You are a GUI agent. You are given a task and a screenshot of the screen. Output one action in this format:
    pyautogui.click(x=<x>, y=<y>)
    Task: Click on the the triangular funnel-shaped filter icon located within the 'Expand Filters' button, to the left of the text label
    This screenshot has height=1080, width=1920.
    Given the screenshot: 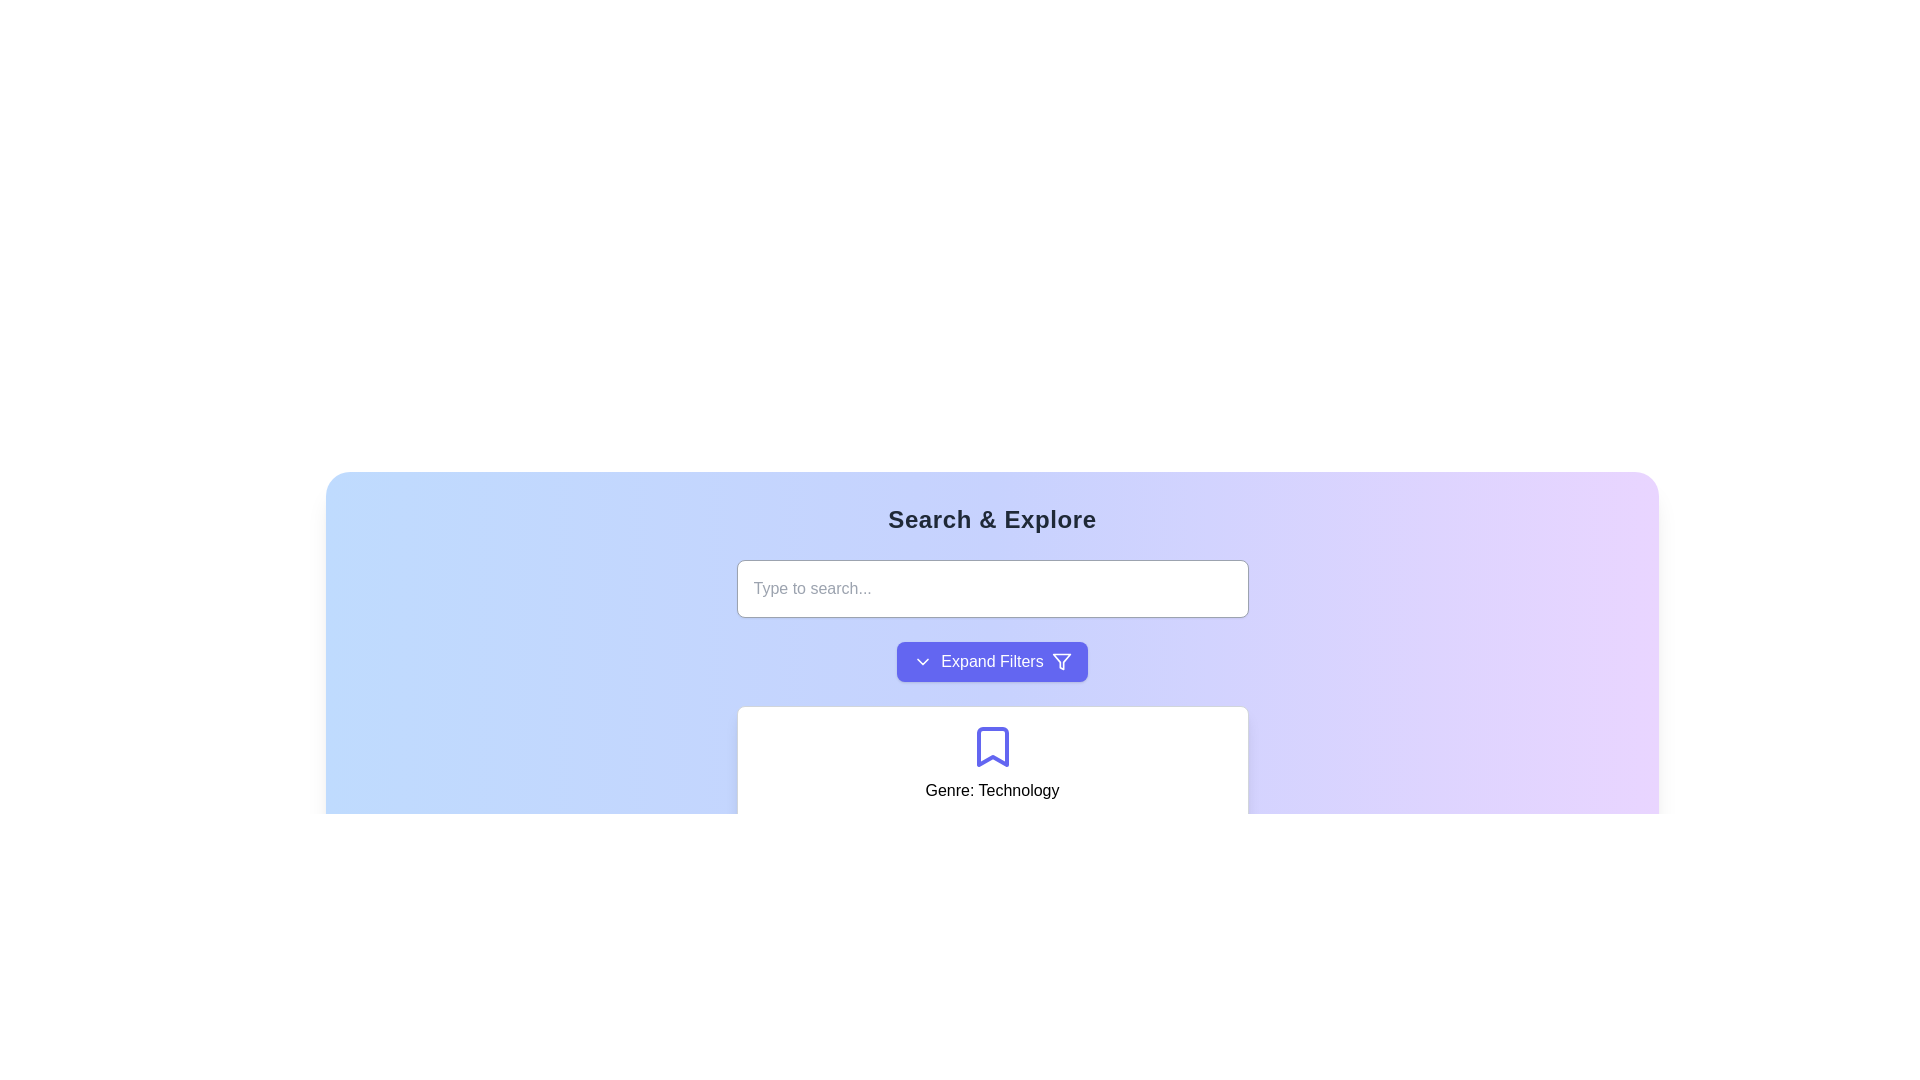 What is the action you would take?
    pyautogui.click(x=1060, y=662)
    